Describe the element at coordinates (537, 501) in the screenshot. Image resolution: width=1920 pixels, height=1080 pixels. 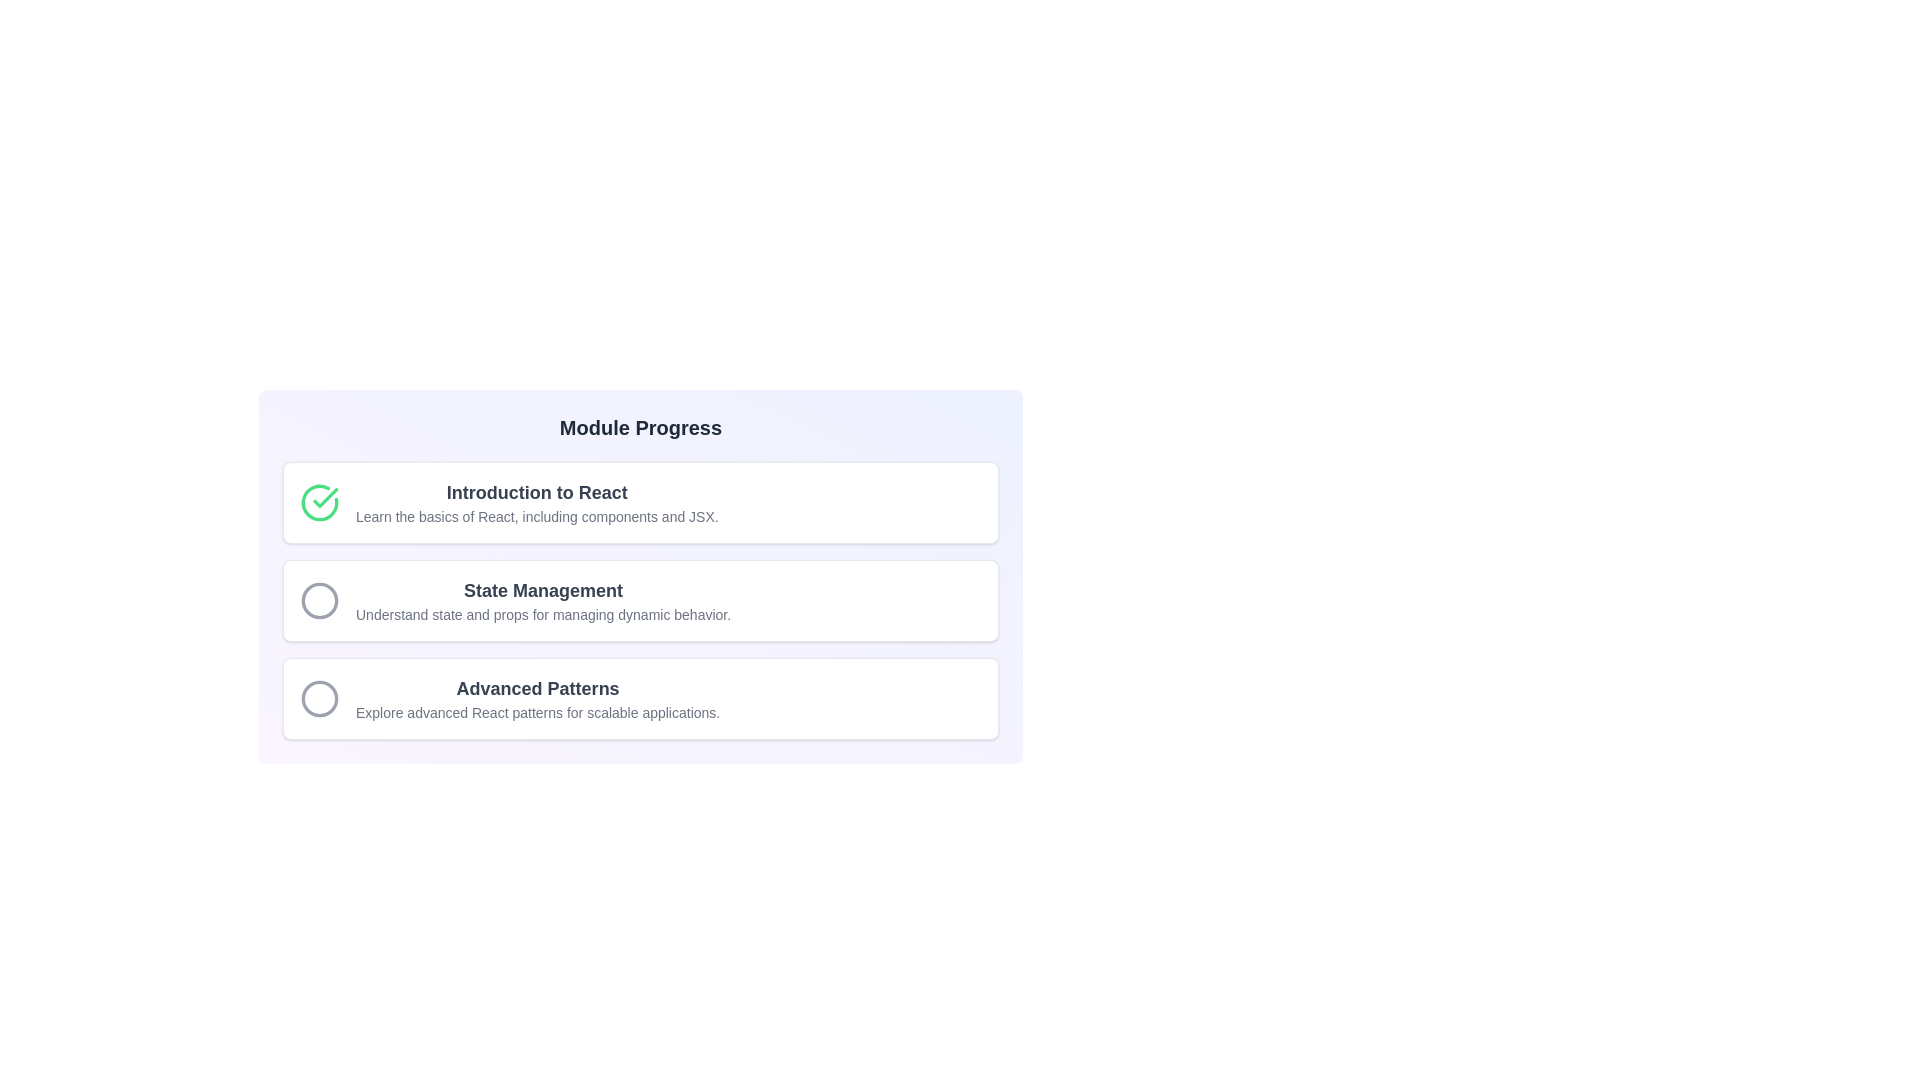
I see `the informational text block titled 'Introduction to React' that describes the basics of React, which is styled with a bold title and a lighter description, positioned under 'Module Progress'` at that location.